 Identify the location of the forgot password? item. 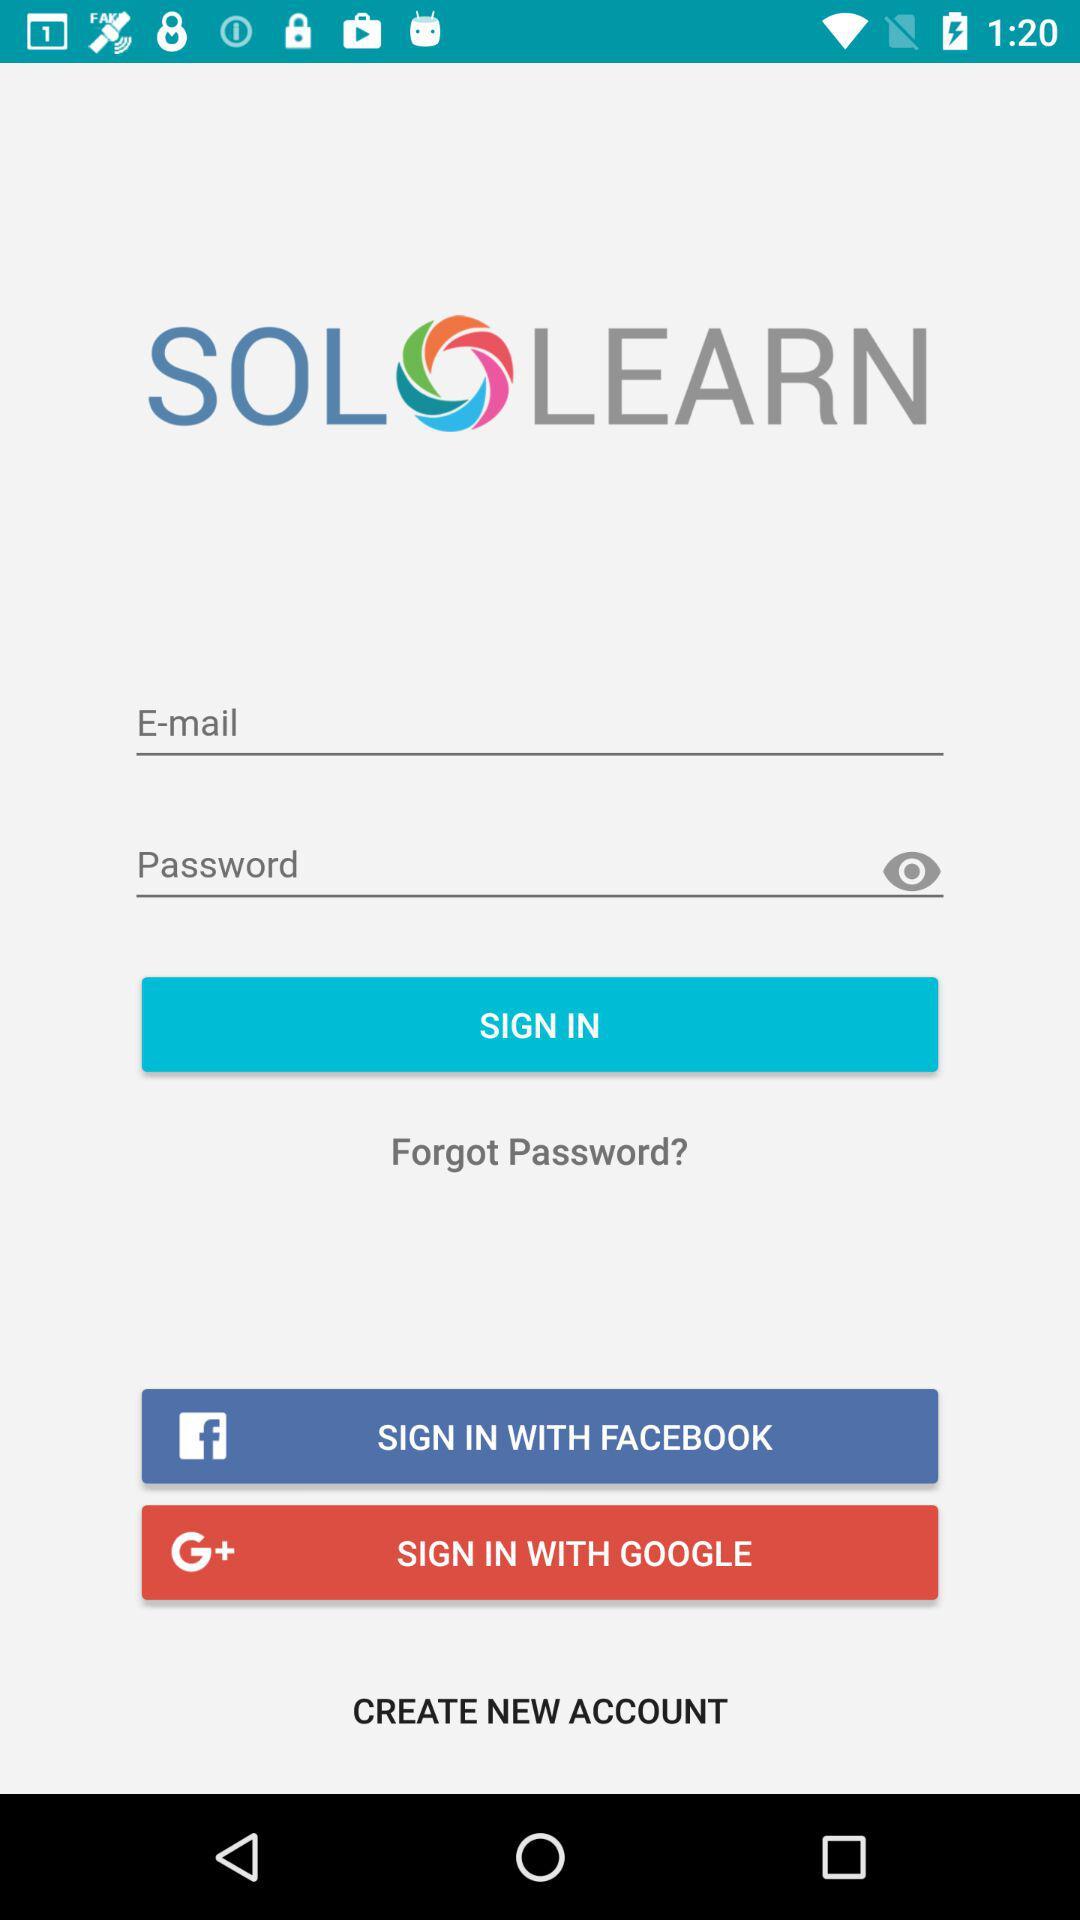
(538, 1150).